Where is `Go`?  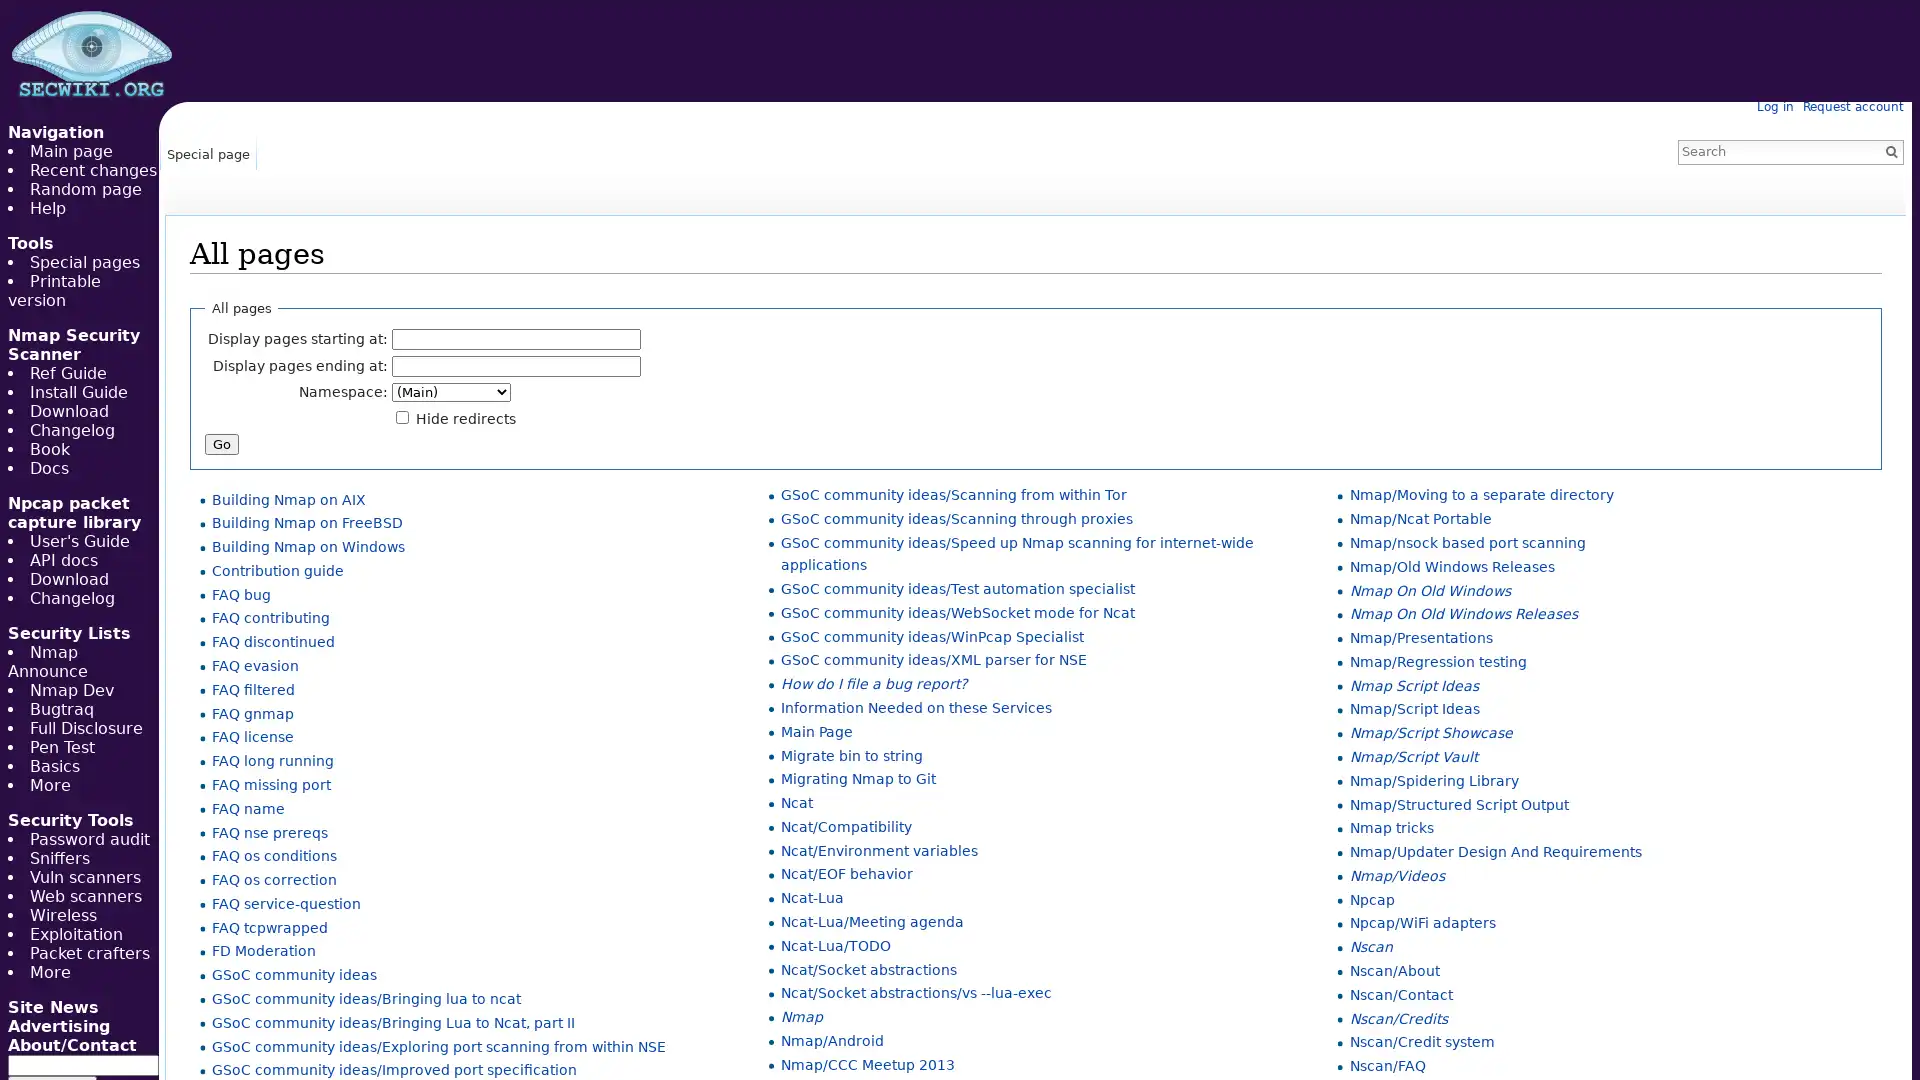 Go is located at coordinates (1890, 150).